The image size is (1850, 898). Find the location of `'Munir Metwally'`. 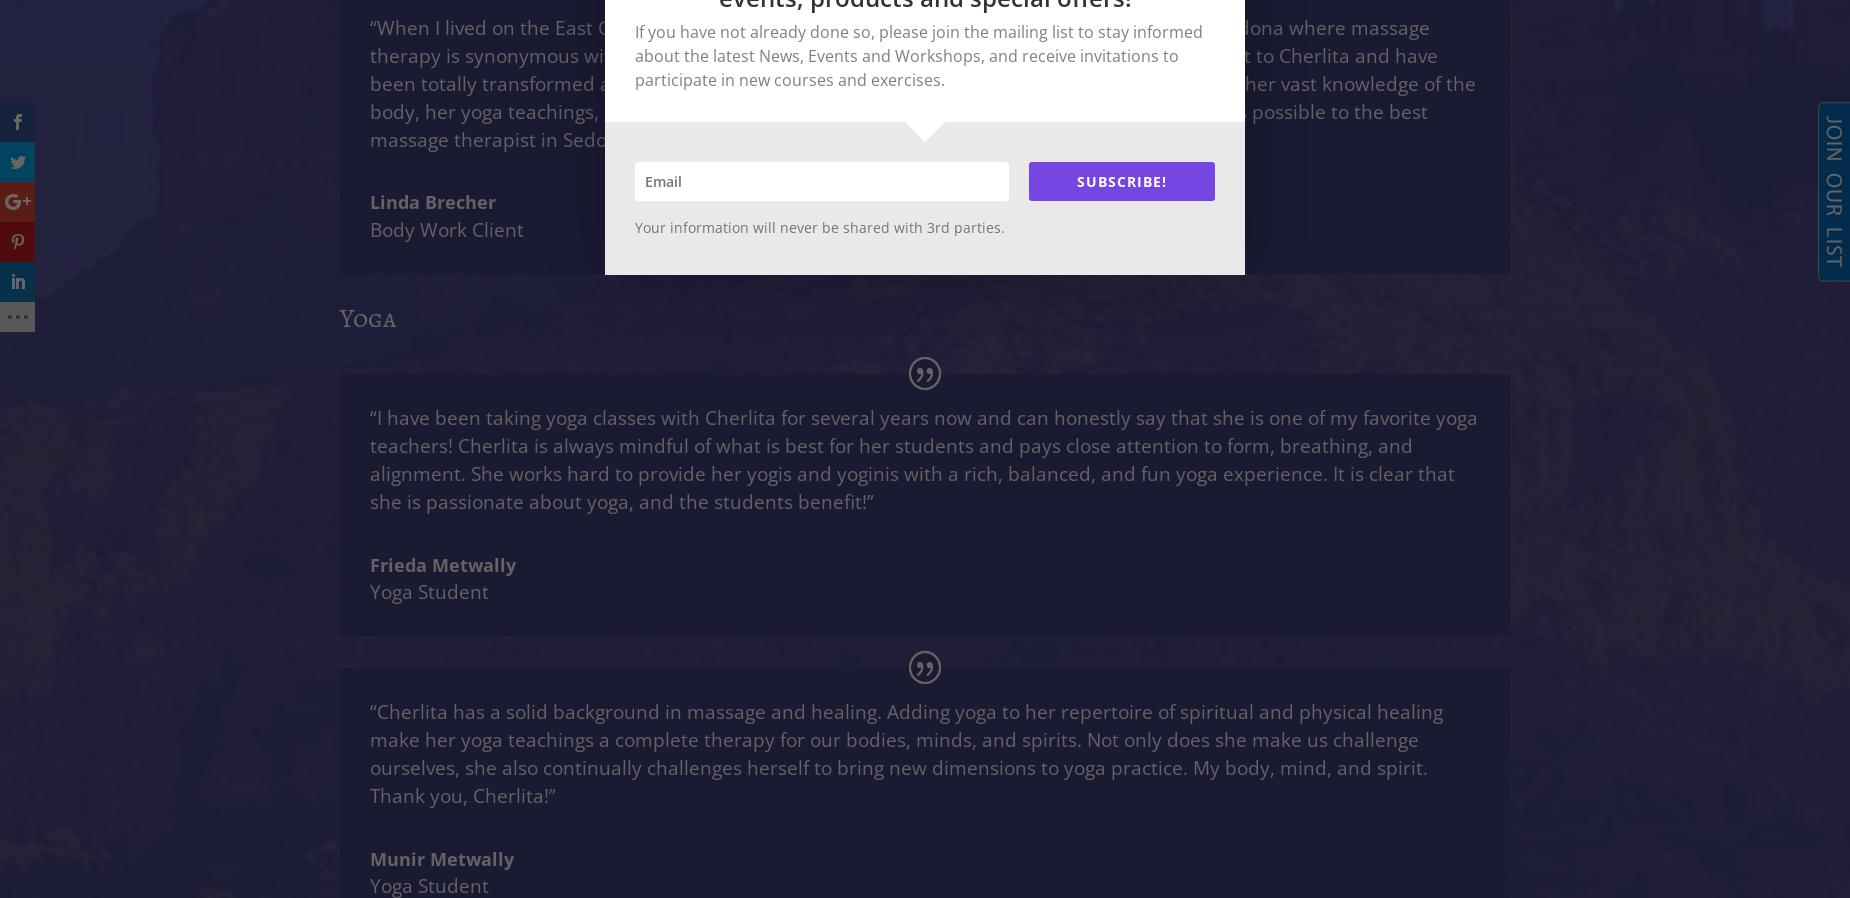

'Munir Metwally' is located at coordinates (369, 858).